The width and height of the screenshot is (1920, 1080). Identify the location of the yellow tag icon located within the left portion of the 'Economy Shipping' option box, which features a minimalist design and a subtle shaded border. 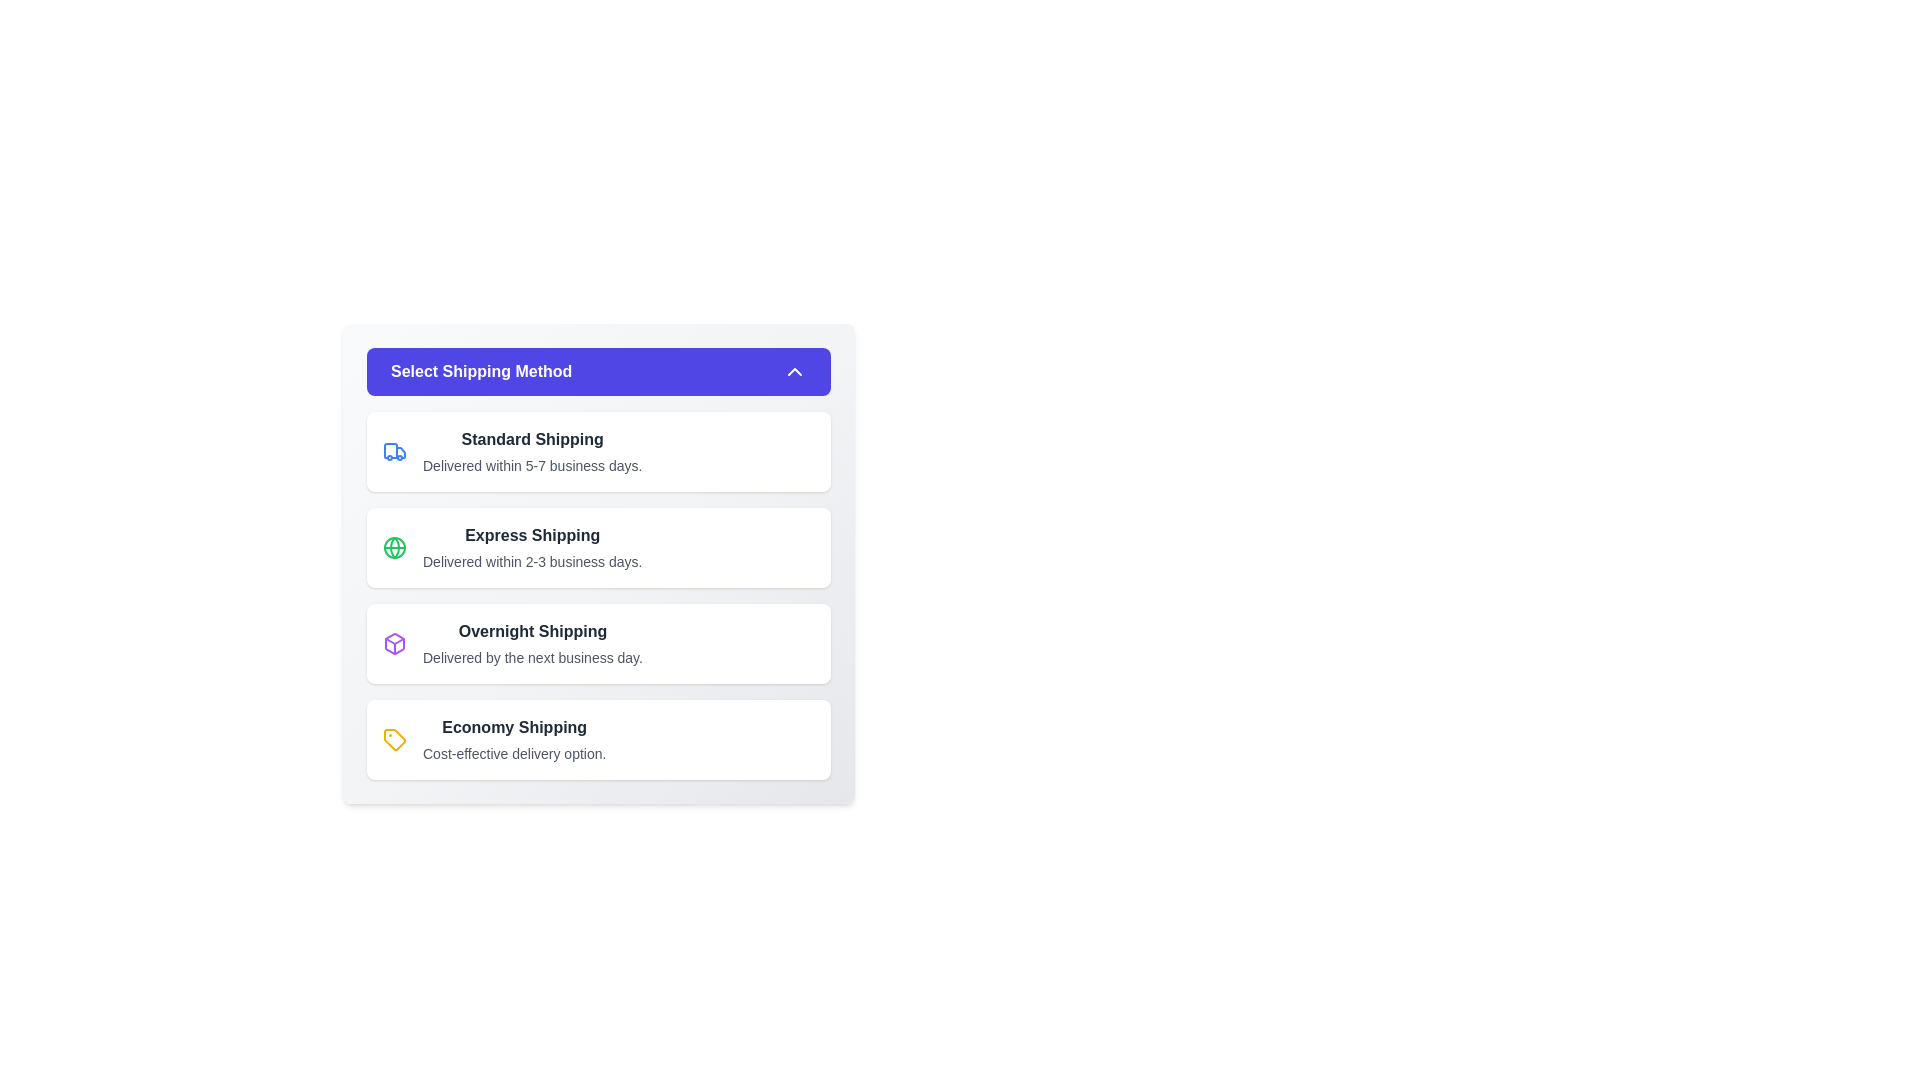
(394, 740).